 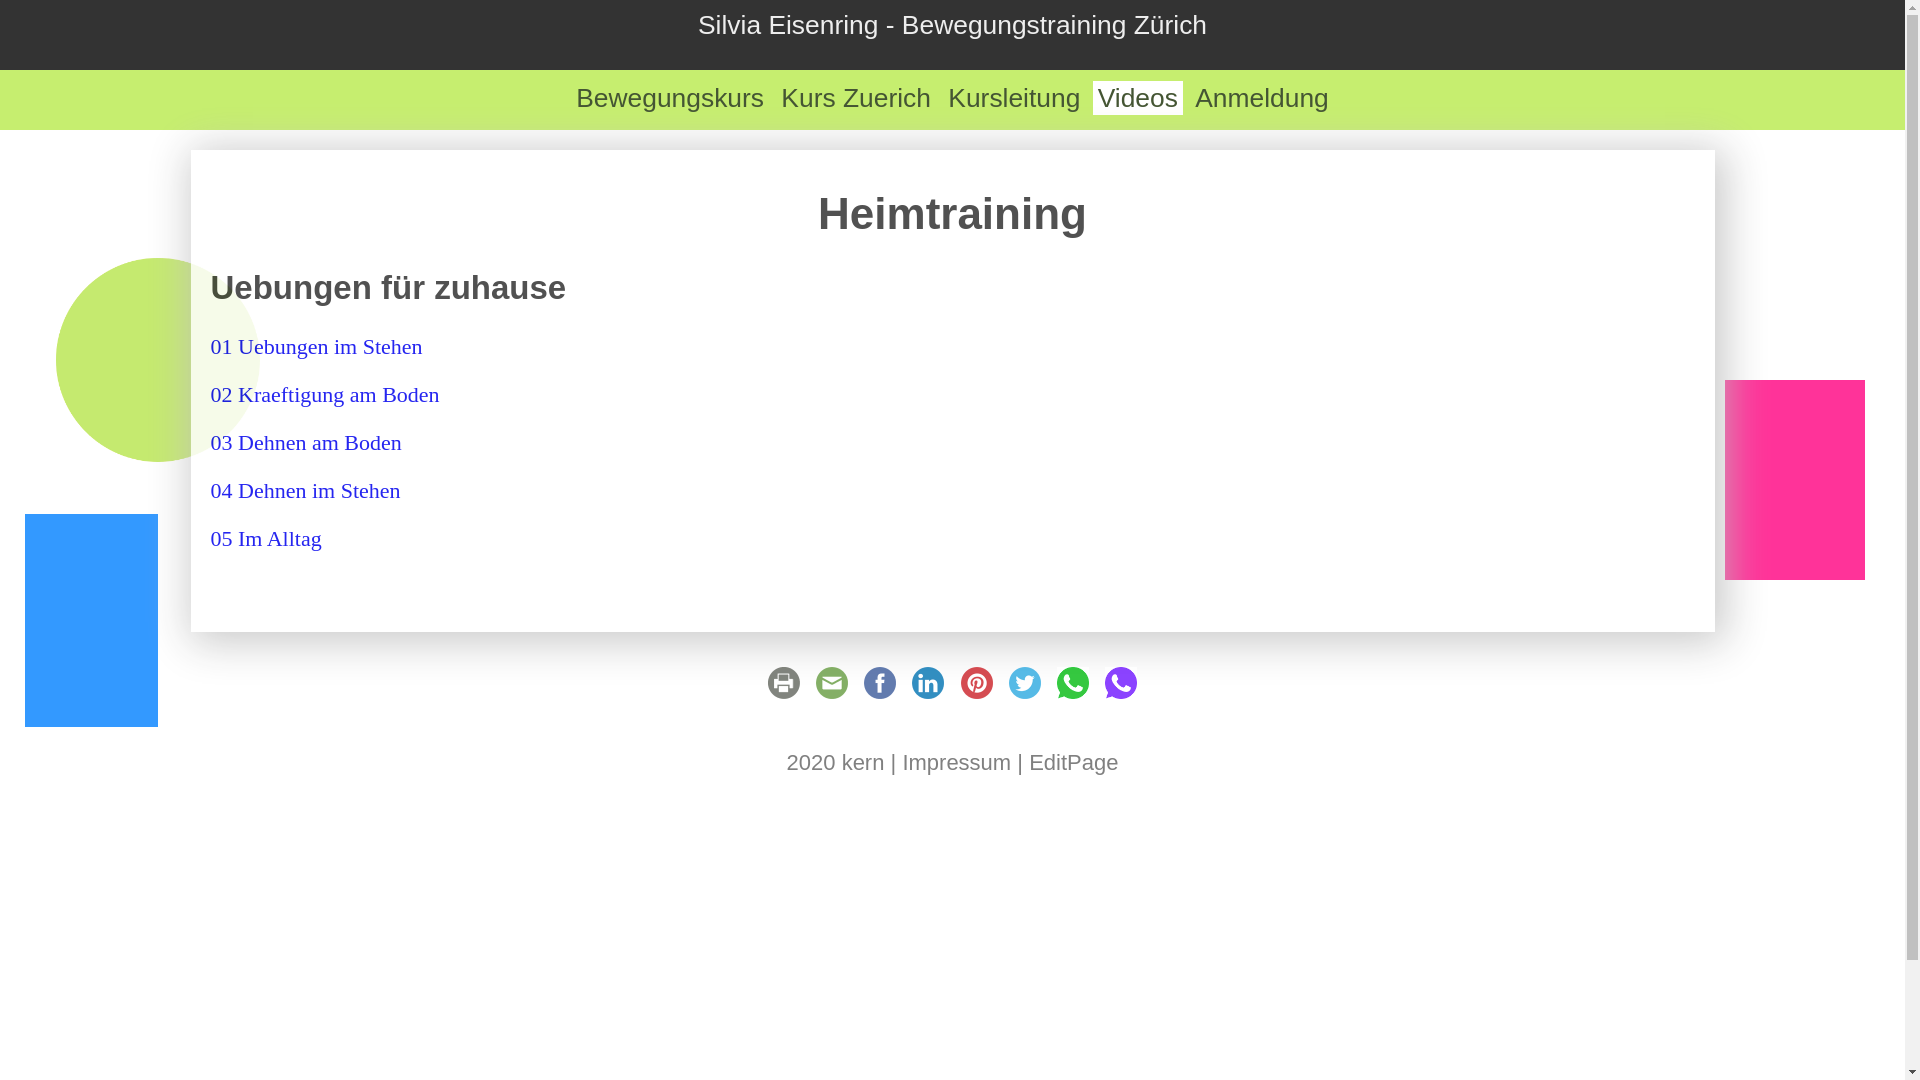 What do you see at coordinates (1261, 97) in the screenshot?
I see `'Anmeldung'` at bounding box center [1261, 97].